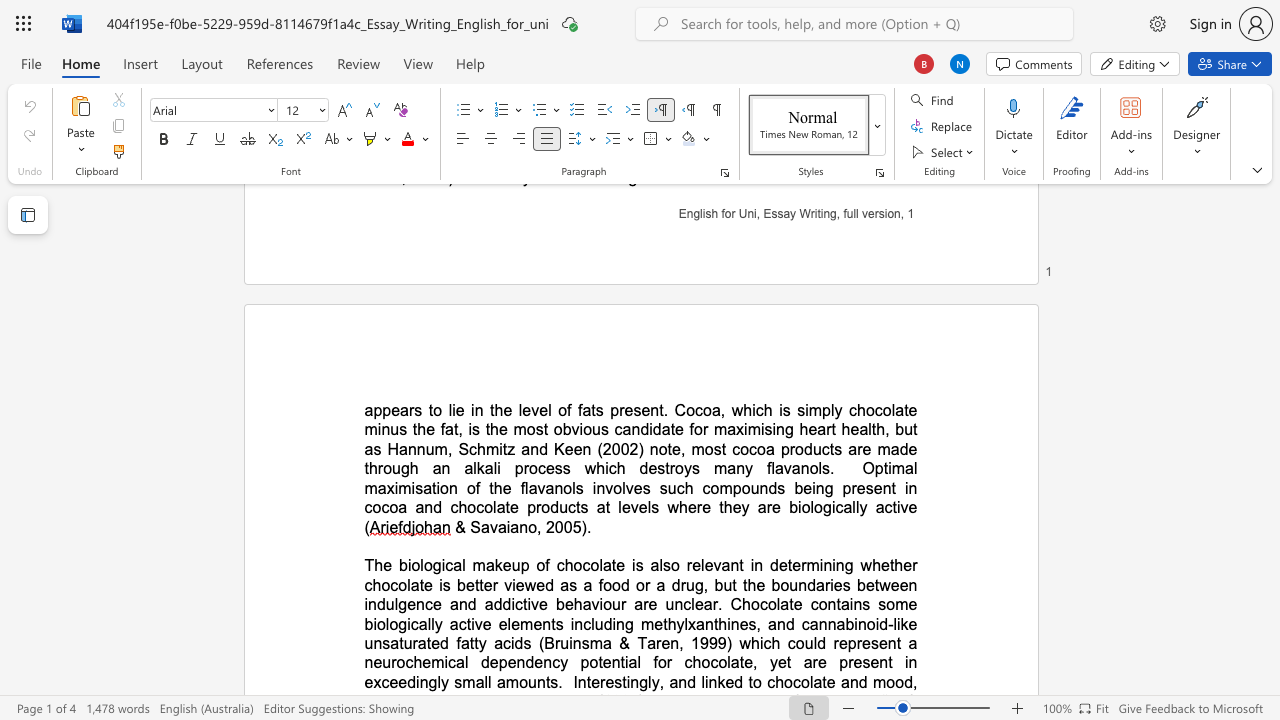 This screenshot has height=720, width=1280. What do you see at coordinates (802, 585) in the screenshot?
I see `the 1th character "n" in the text` at bounding box center [802, 585].